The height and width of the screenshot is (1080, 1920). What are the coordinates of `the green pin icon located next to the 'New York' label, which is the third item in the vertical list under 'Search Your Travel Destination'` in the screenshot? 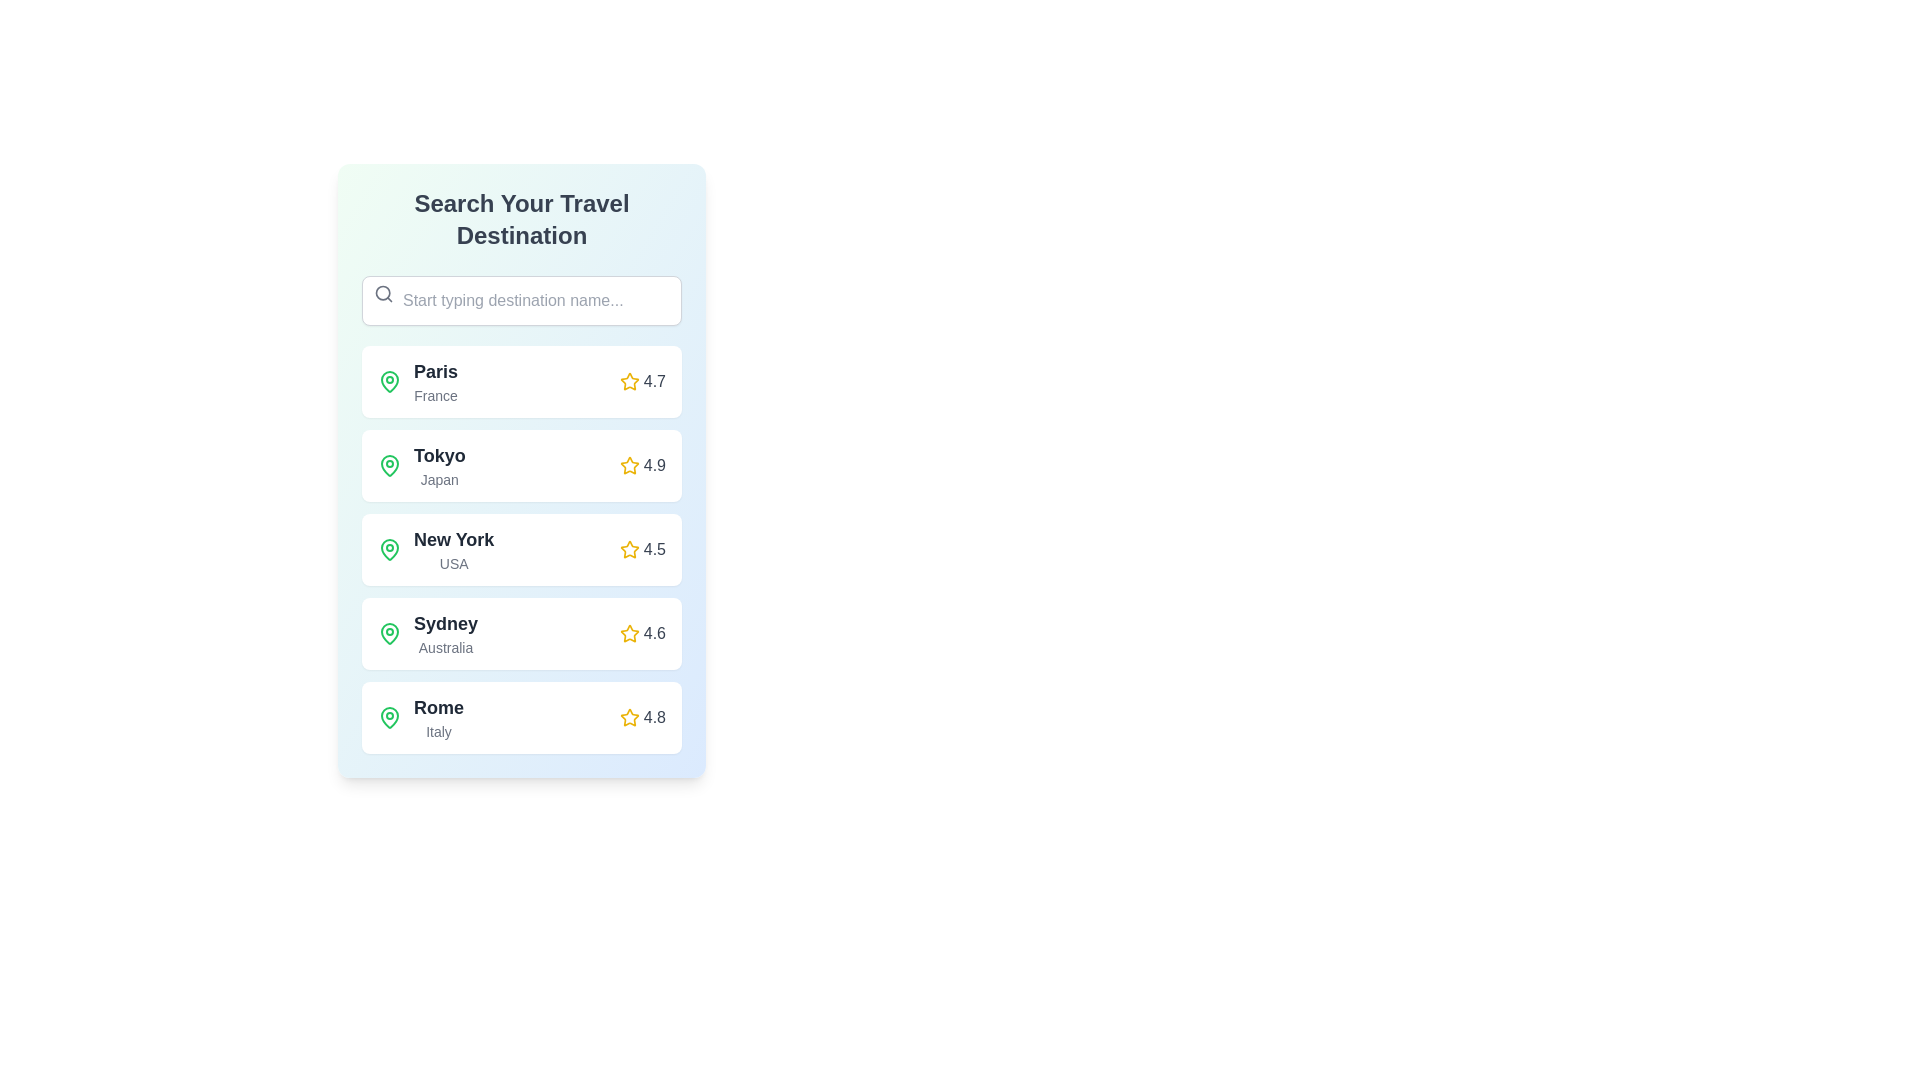 It's located at (389, 550).